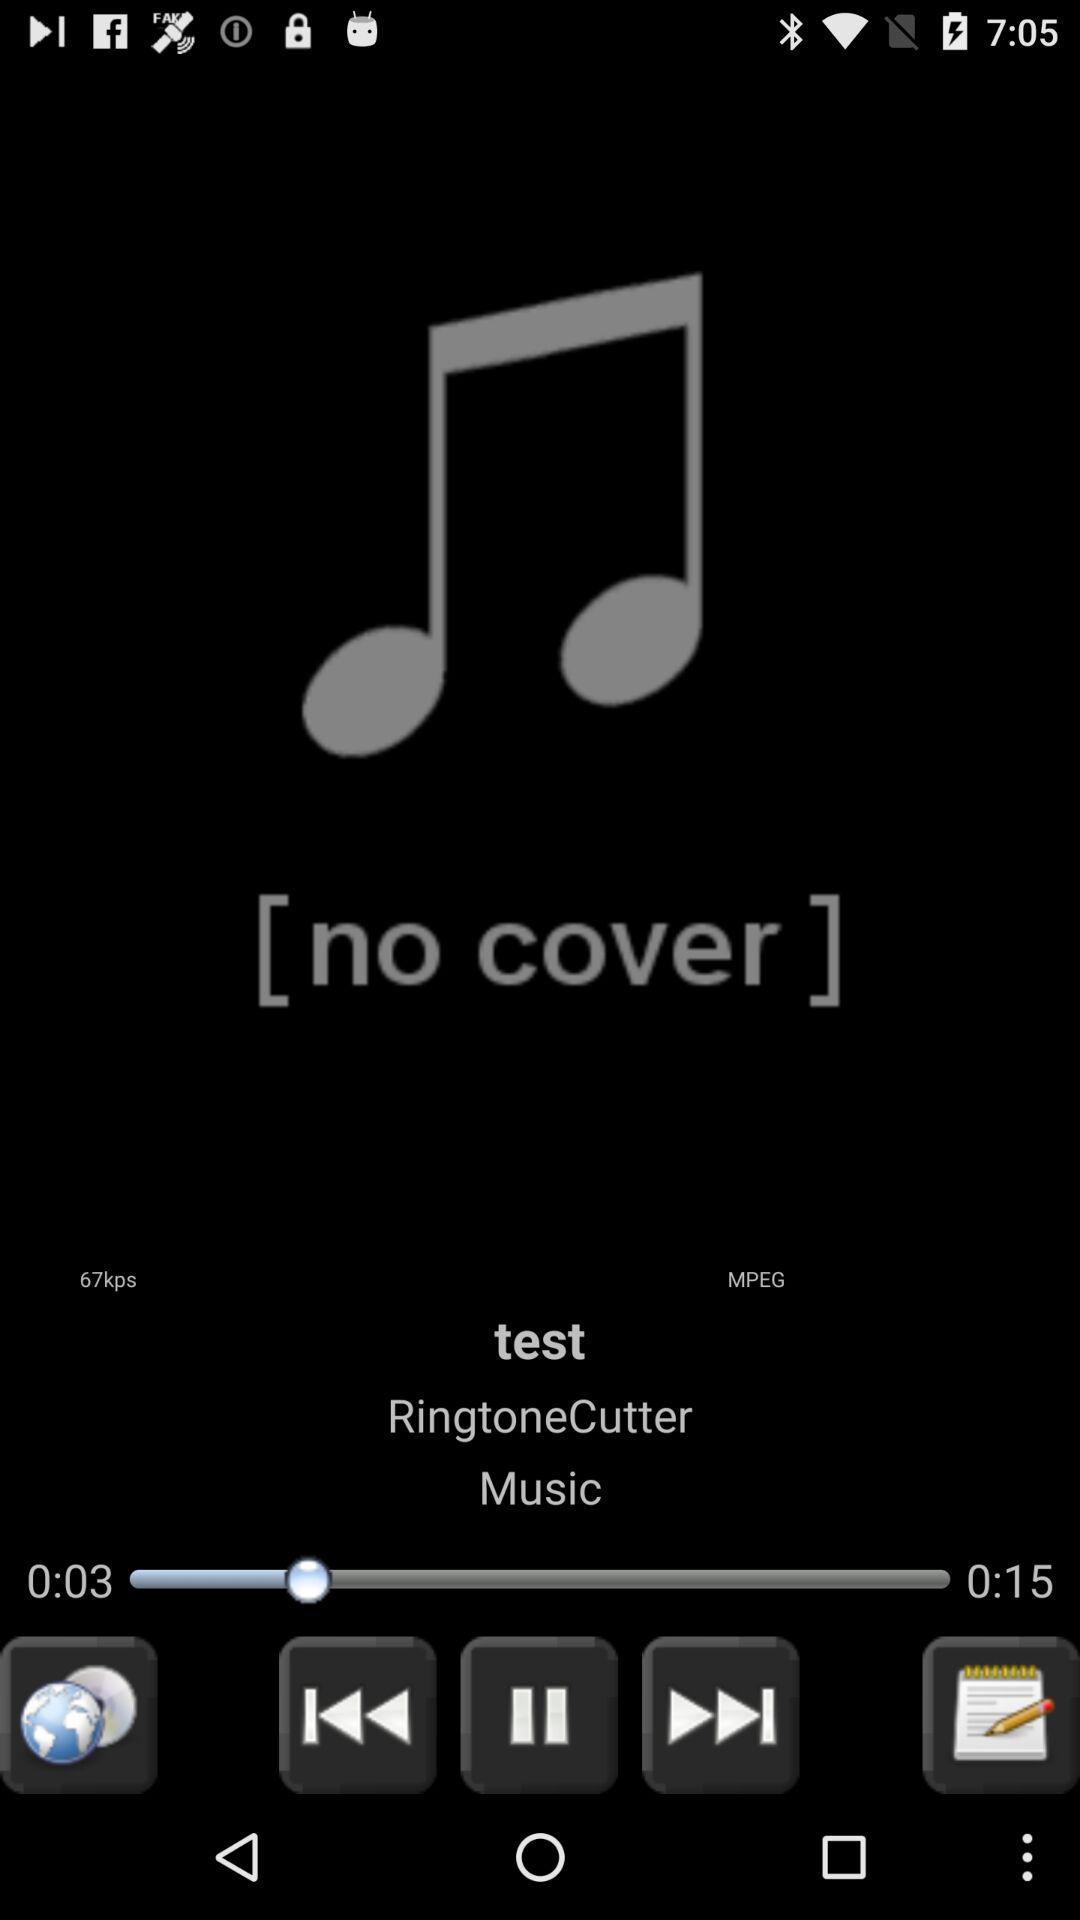 The height and width of the screenshot is (1920, 1080). Describe the element at coordinates (356, 1835) in the screenshot. I see `the av_rewind icon` at that location.